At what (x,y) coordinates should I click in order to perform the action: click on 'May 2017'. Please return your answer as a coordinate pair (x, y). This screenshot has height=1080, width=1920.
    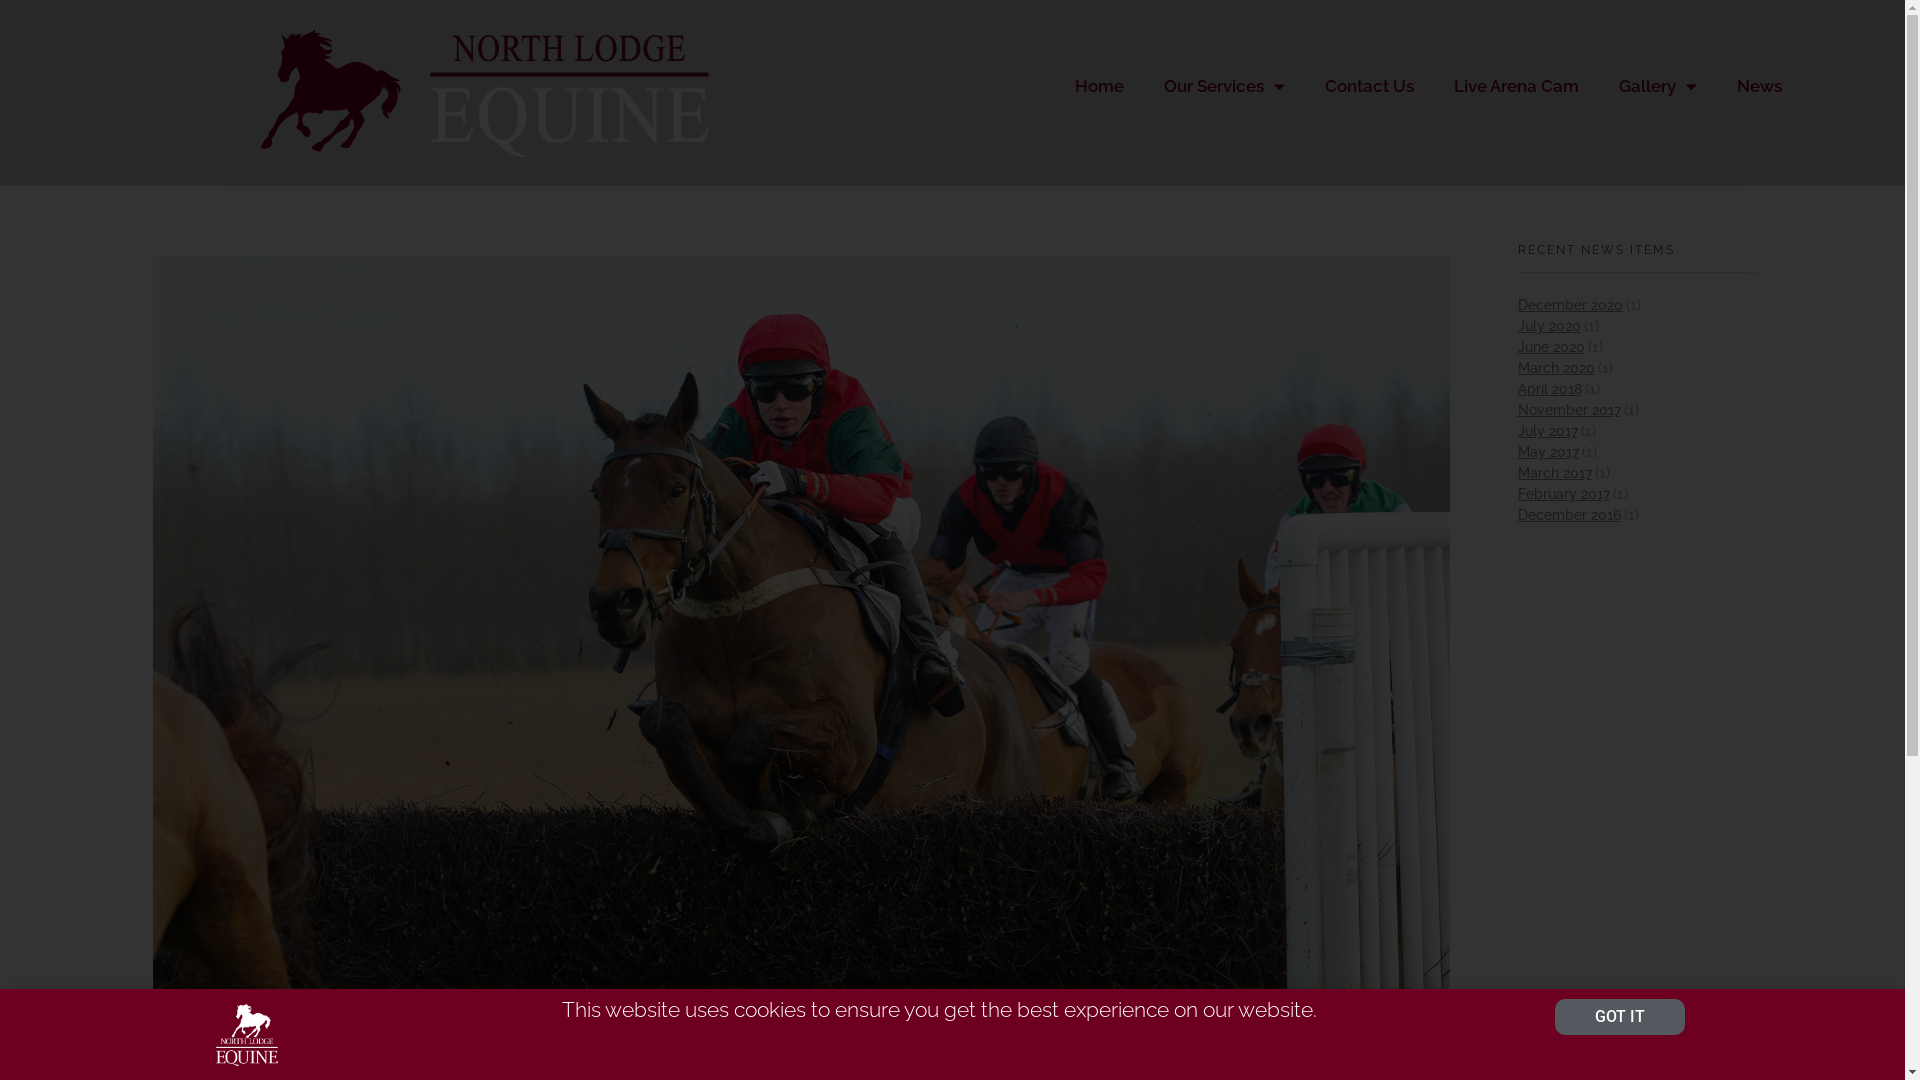
    Looking at the image, I should click on (1547, 451).